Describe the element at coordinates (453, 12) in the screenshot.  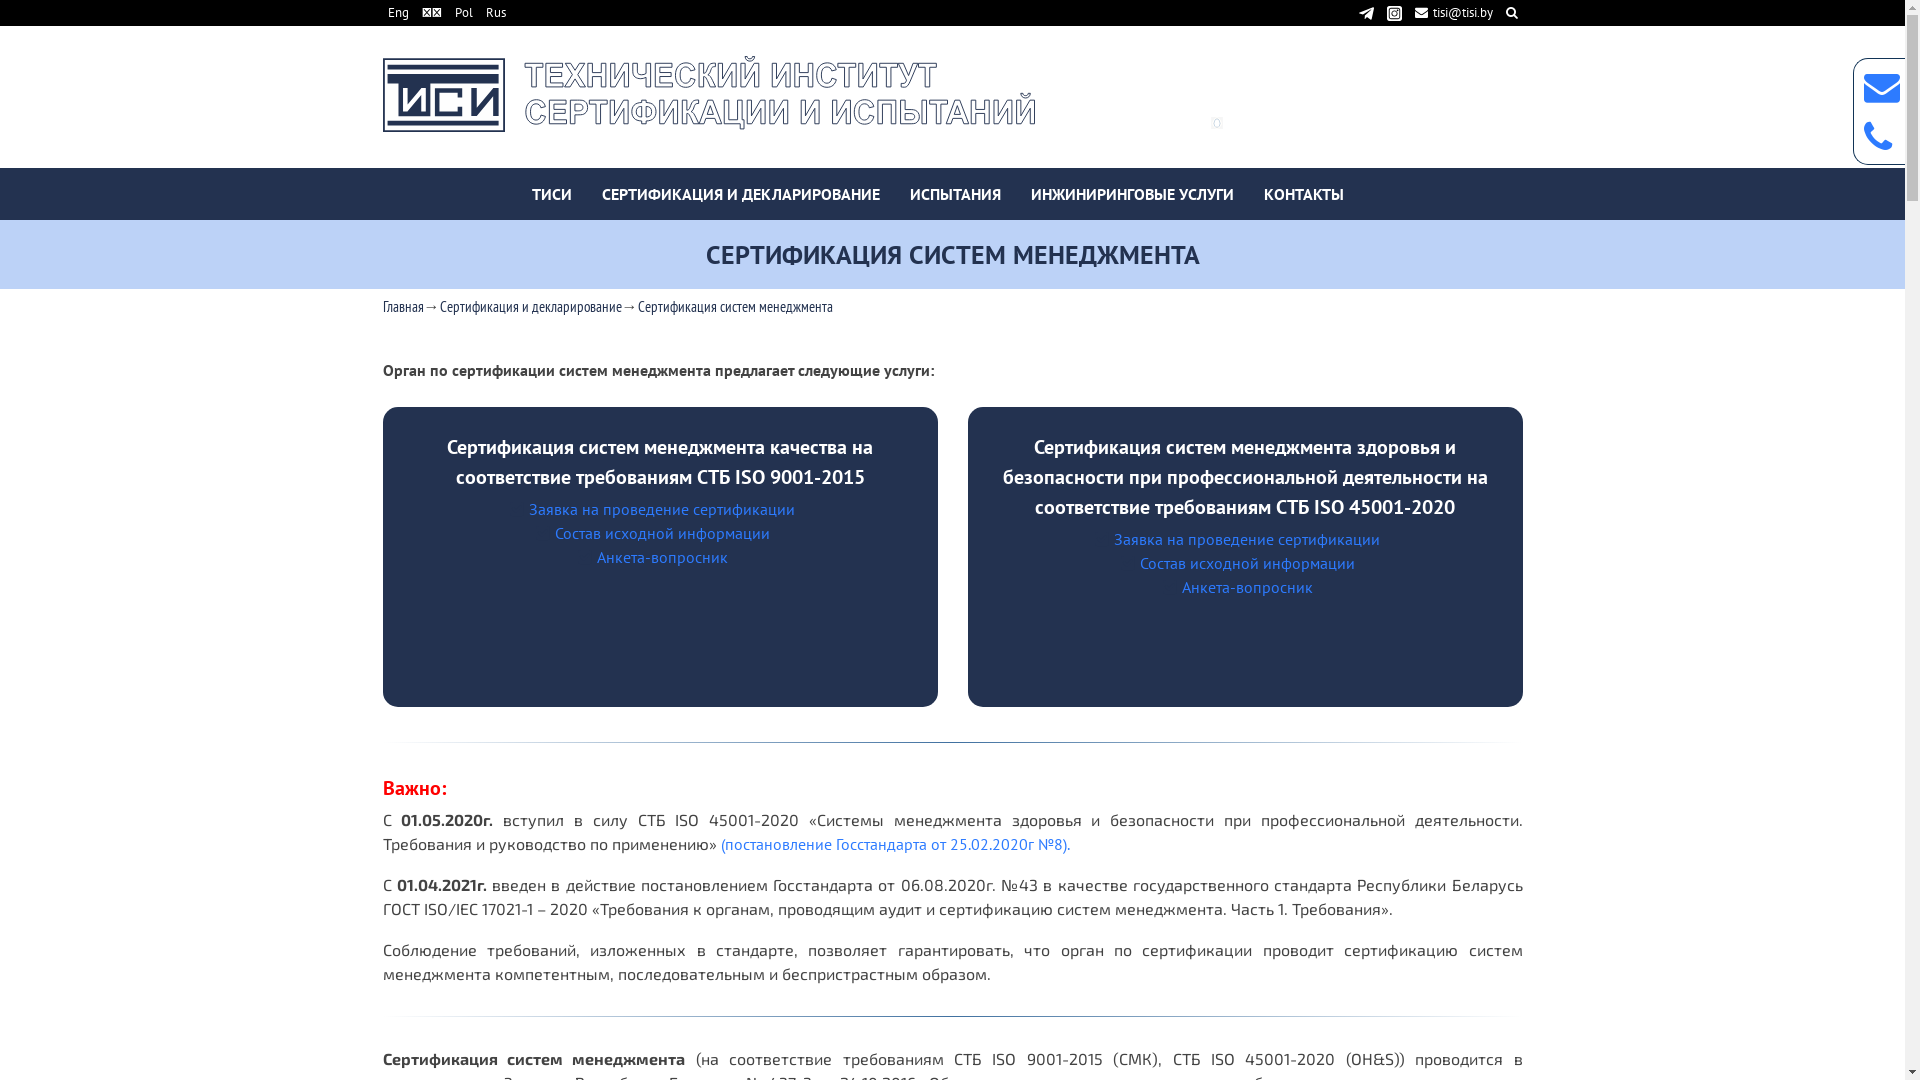
I see `'Pol'` at that location.